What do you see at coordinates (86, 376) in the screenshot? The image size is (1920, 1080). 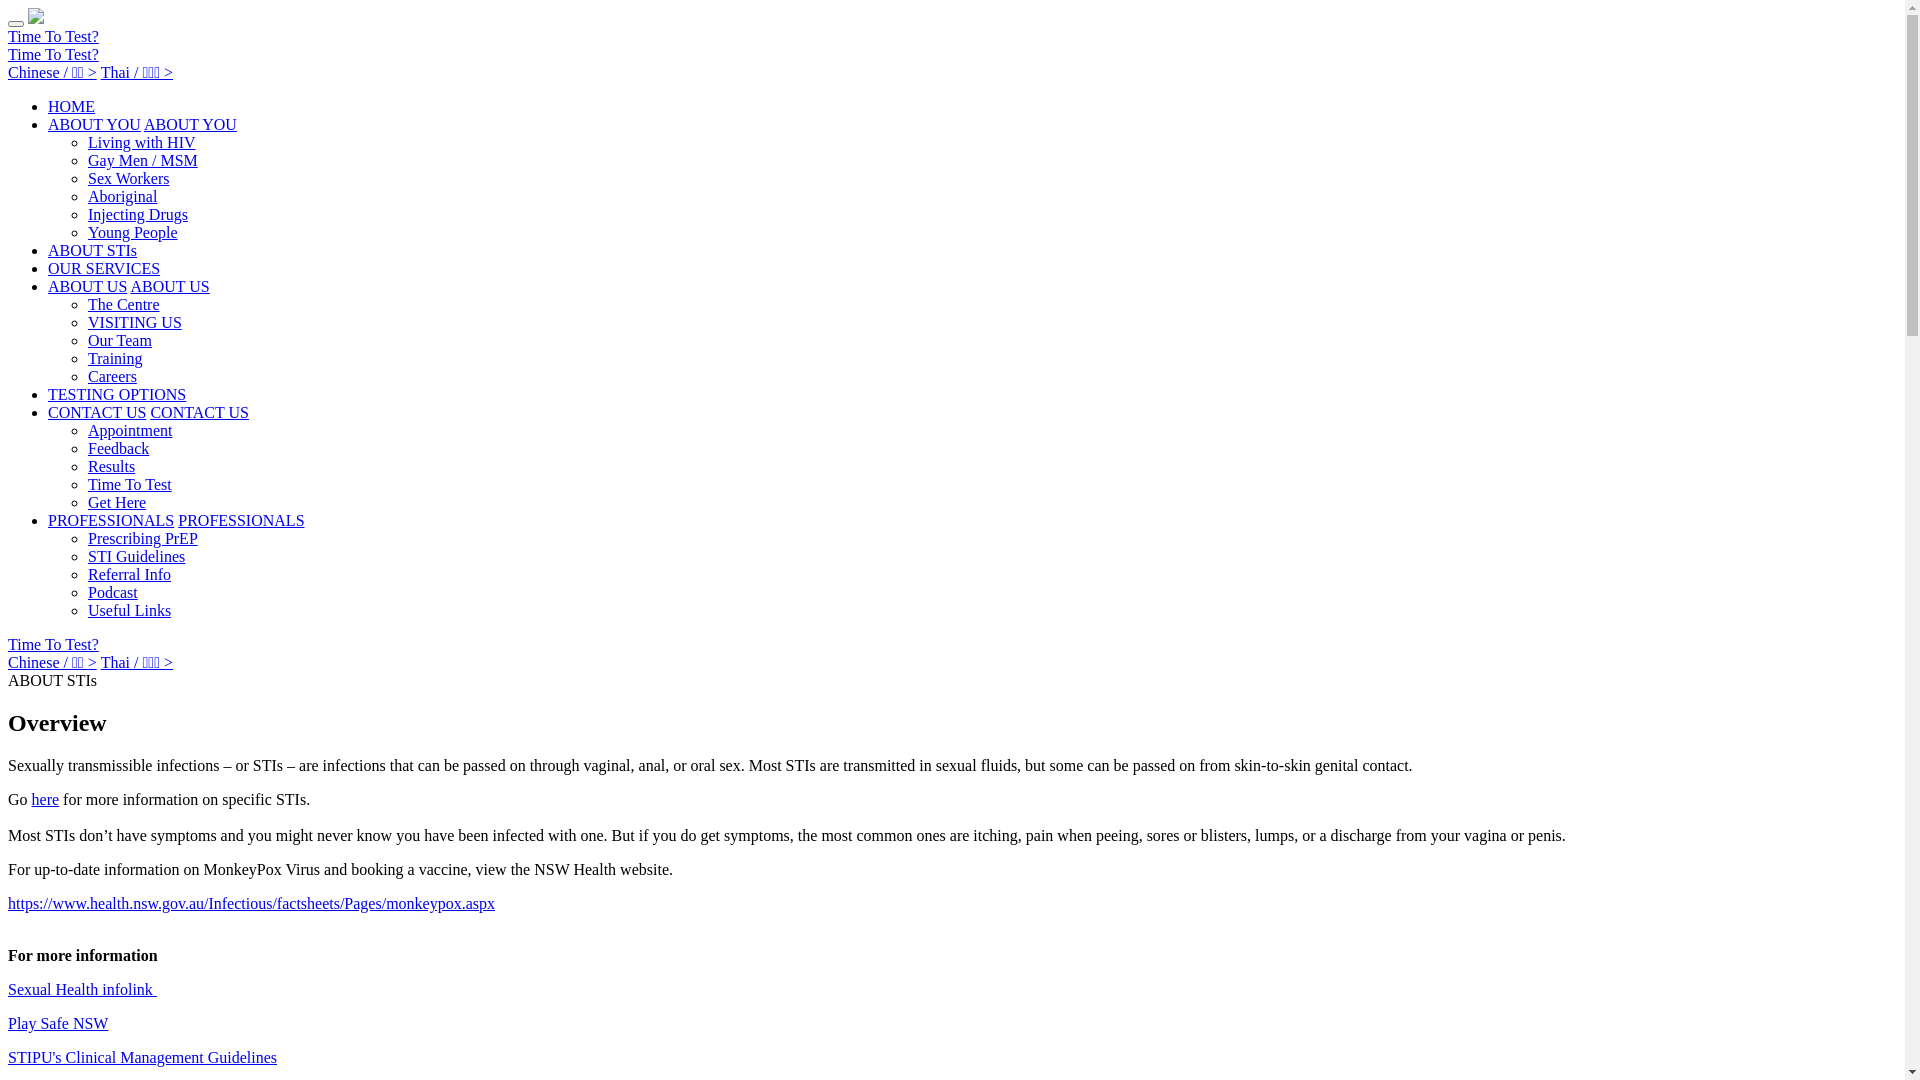 I see `'Careers'` at bounding box center [86, 376].